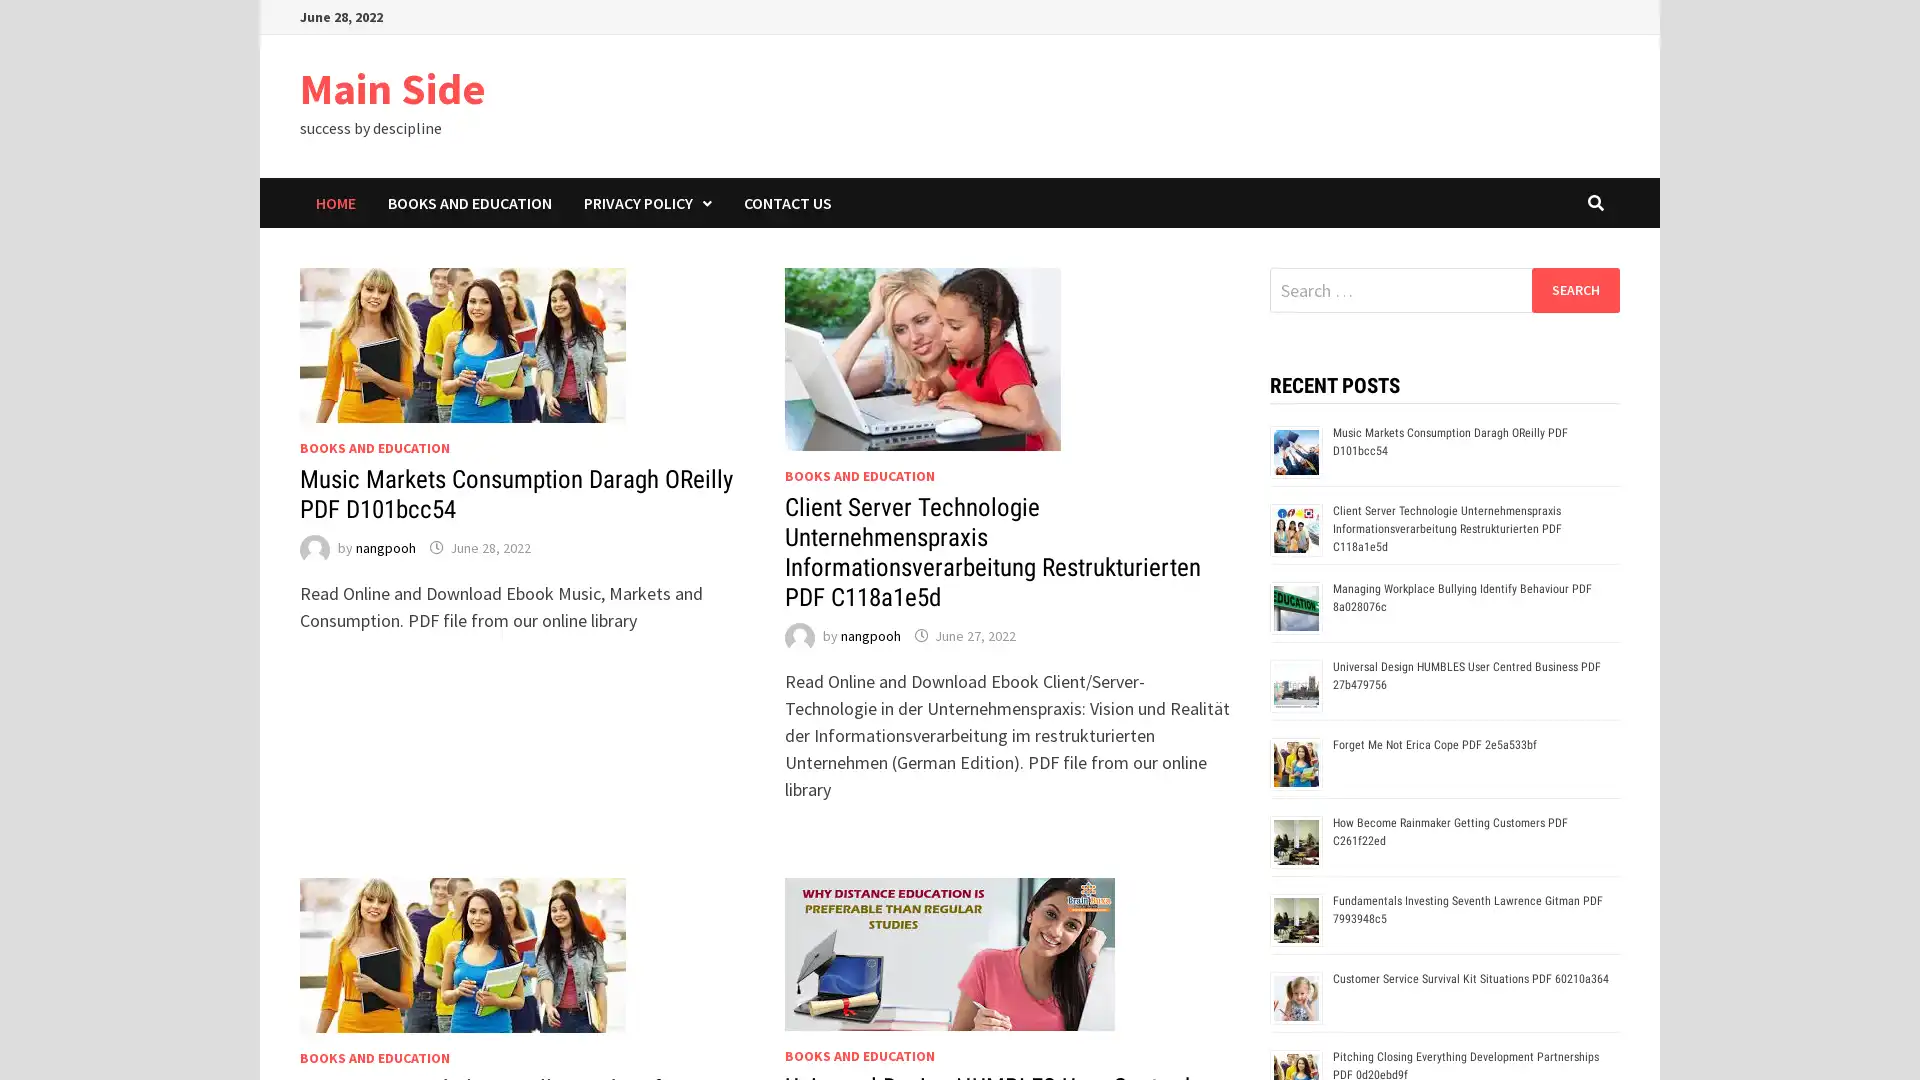  I want to click on Search, so click(1574, 289).